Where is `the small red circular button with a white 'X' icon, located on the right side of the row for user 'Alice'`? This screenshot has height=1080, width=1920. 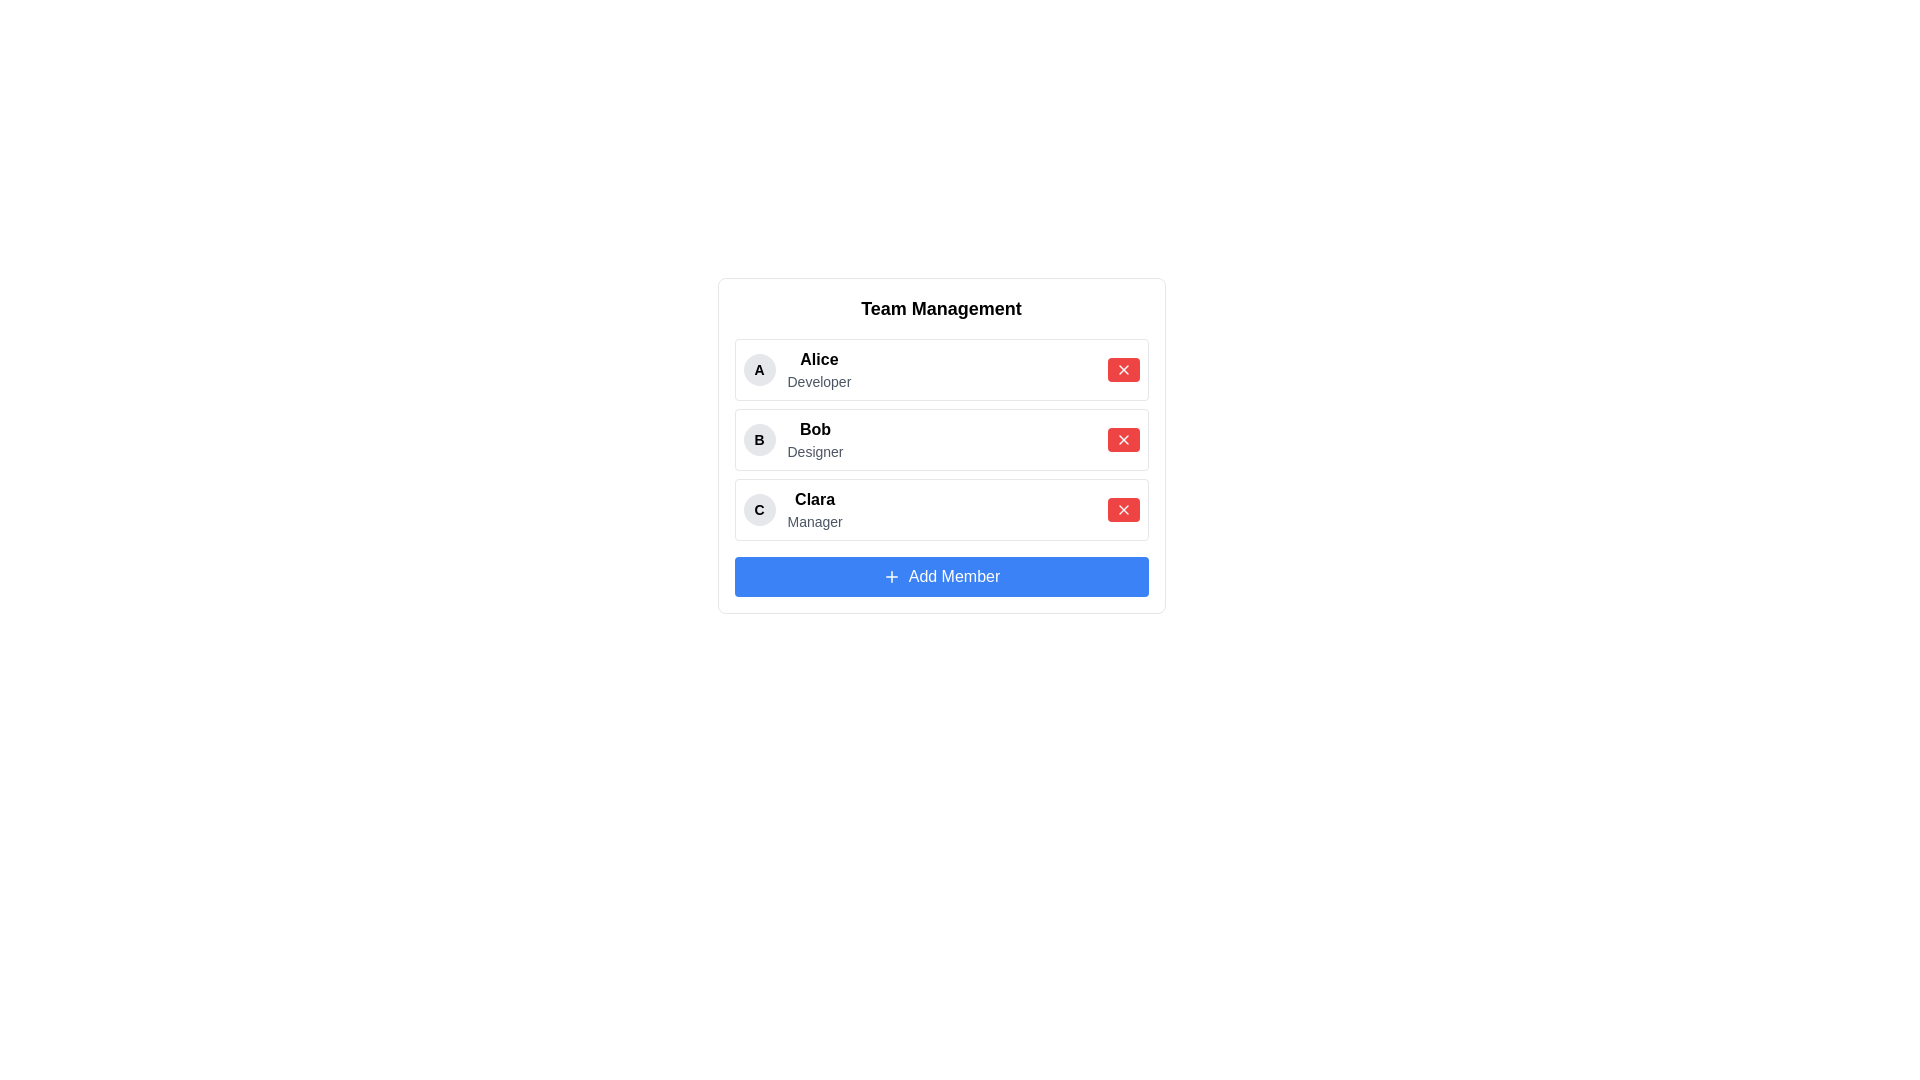 the small red circular button with a white 'X' icon, located on the right side of the row for user 'Alice' is located at coordinates (1123, 370).